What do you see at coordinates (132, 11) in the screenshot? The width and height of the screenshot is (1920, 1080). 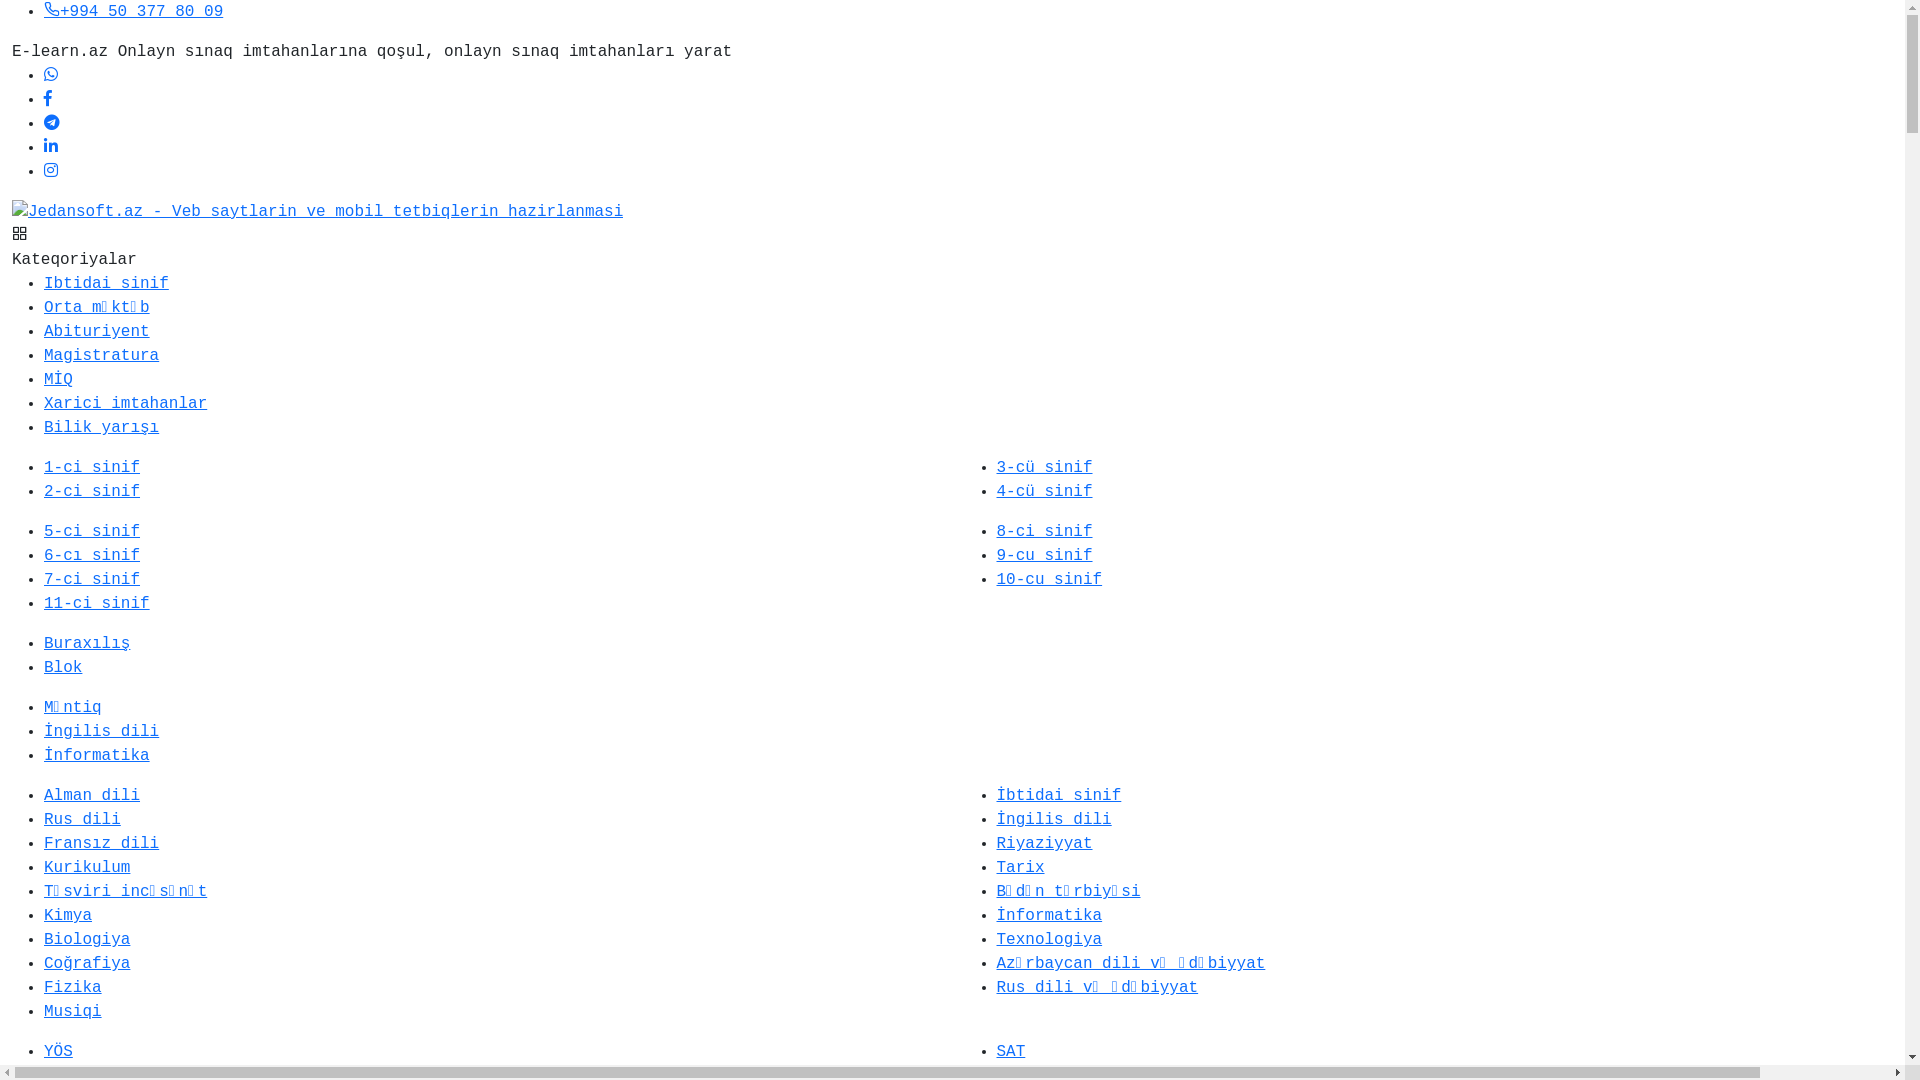 I see `'+994 50 377 80 09'` at bounding box center [132, 11].